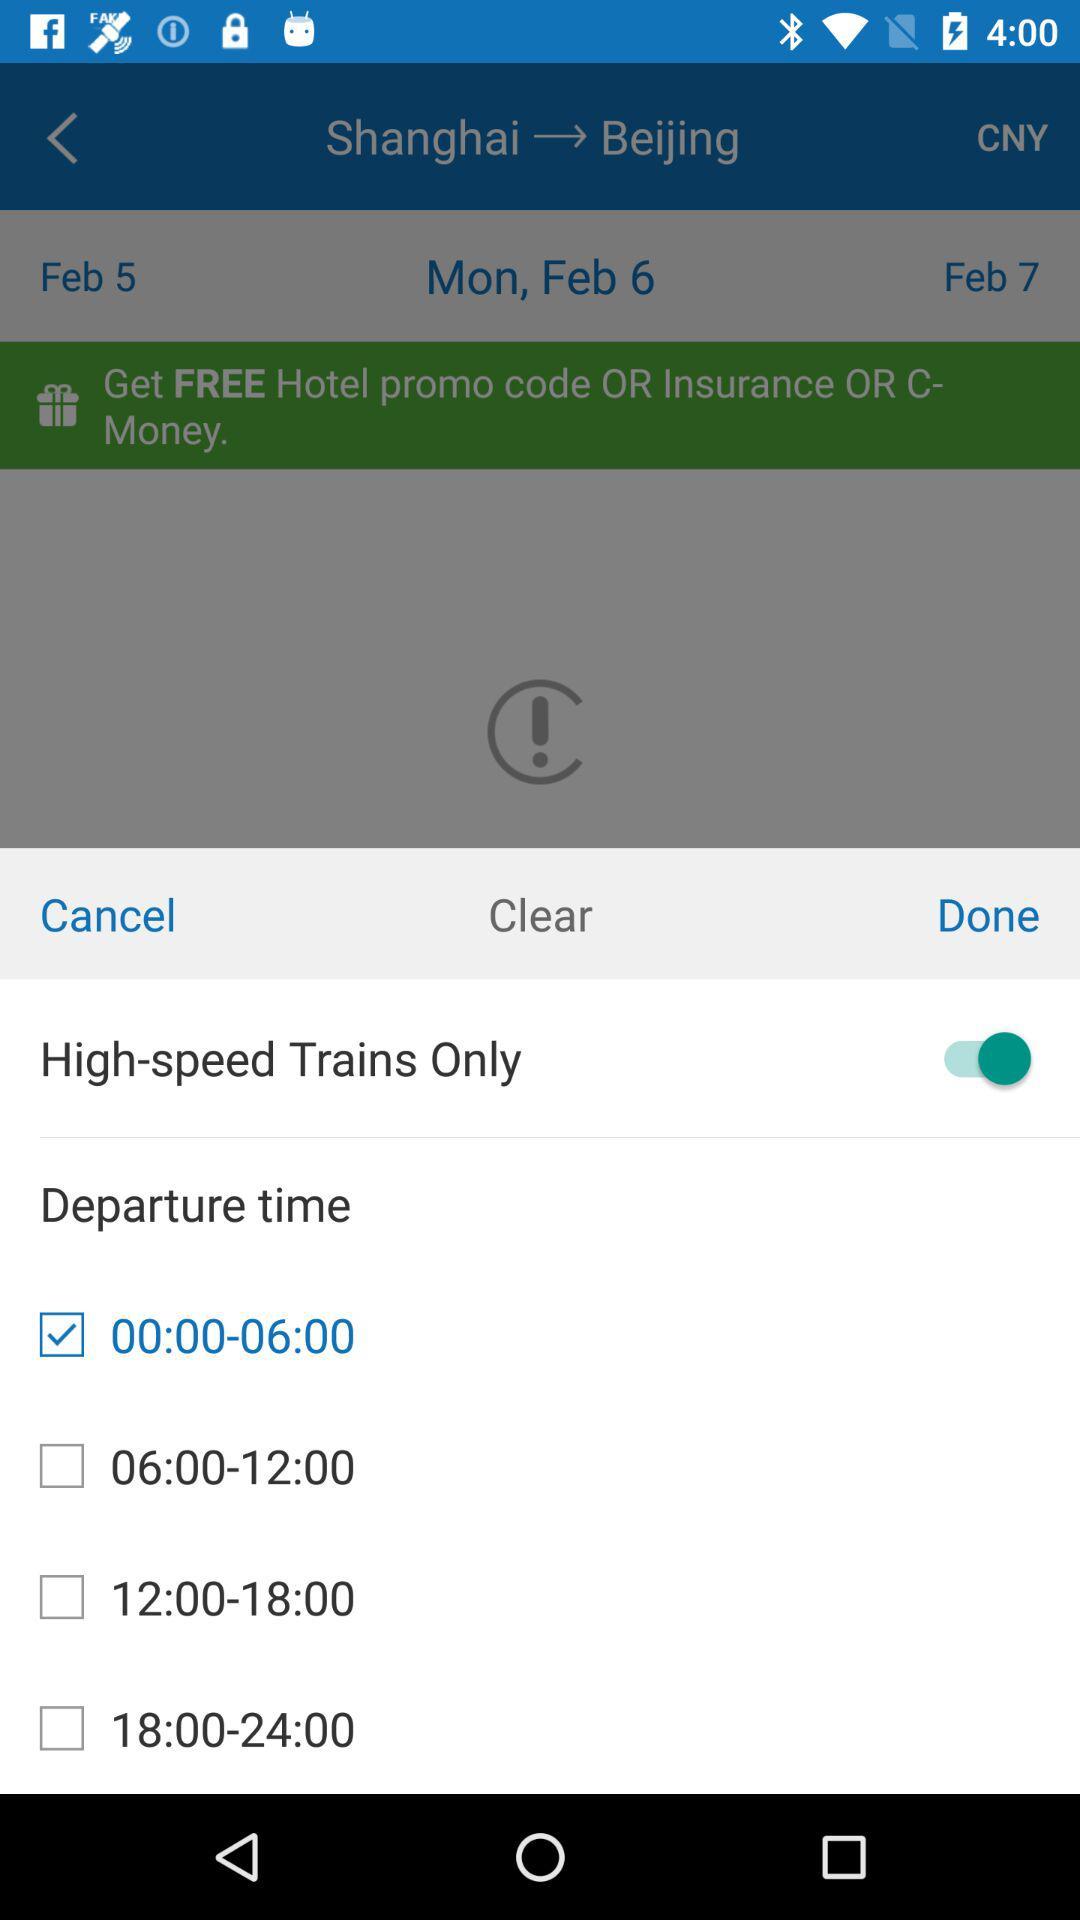  I want to click on cancel item, so click(180, 912).